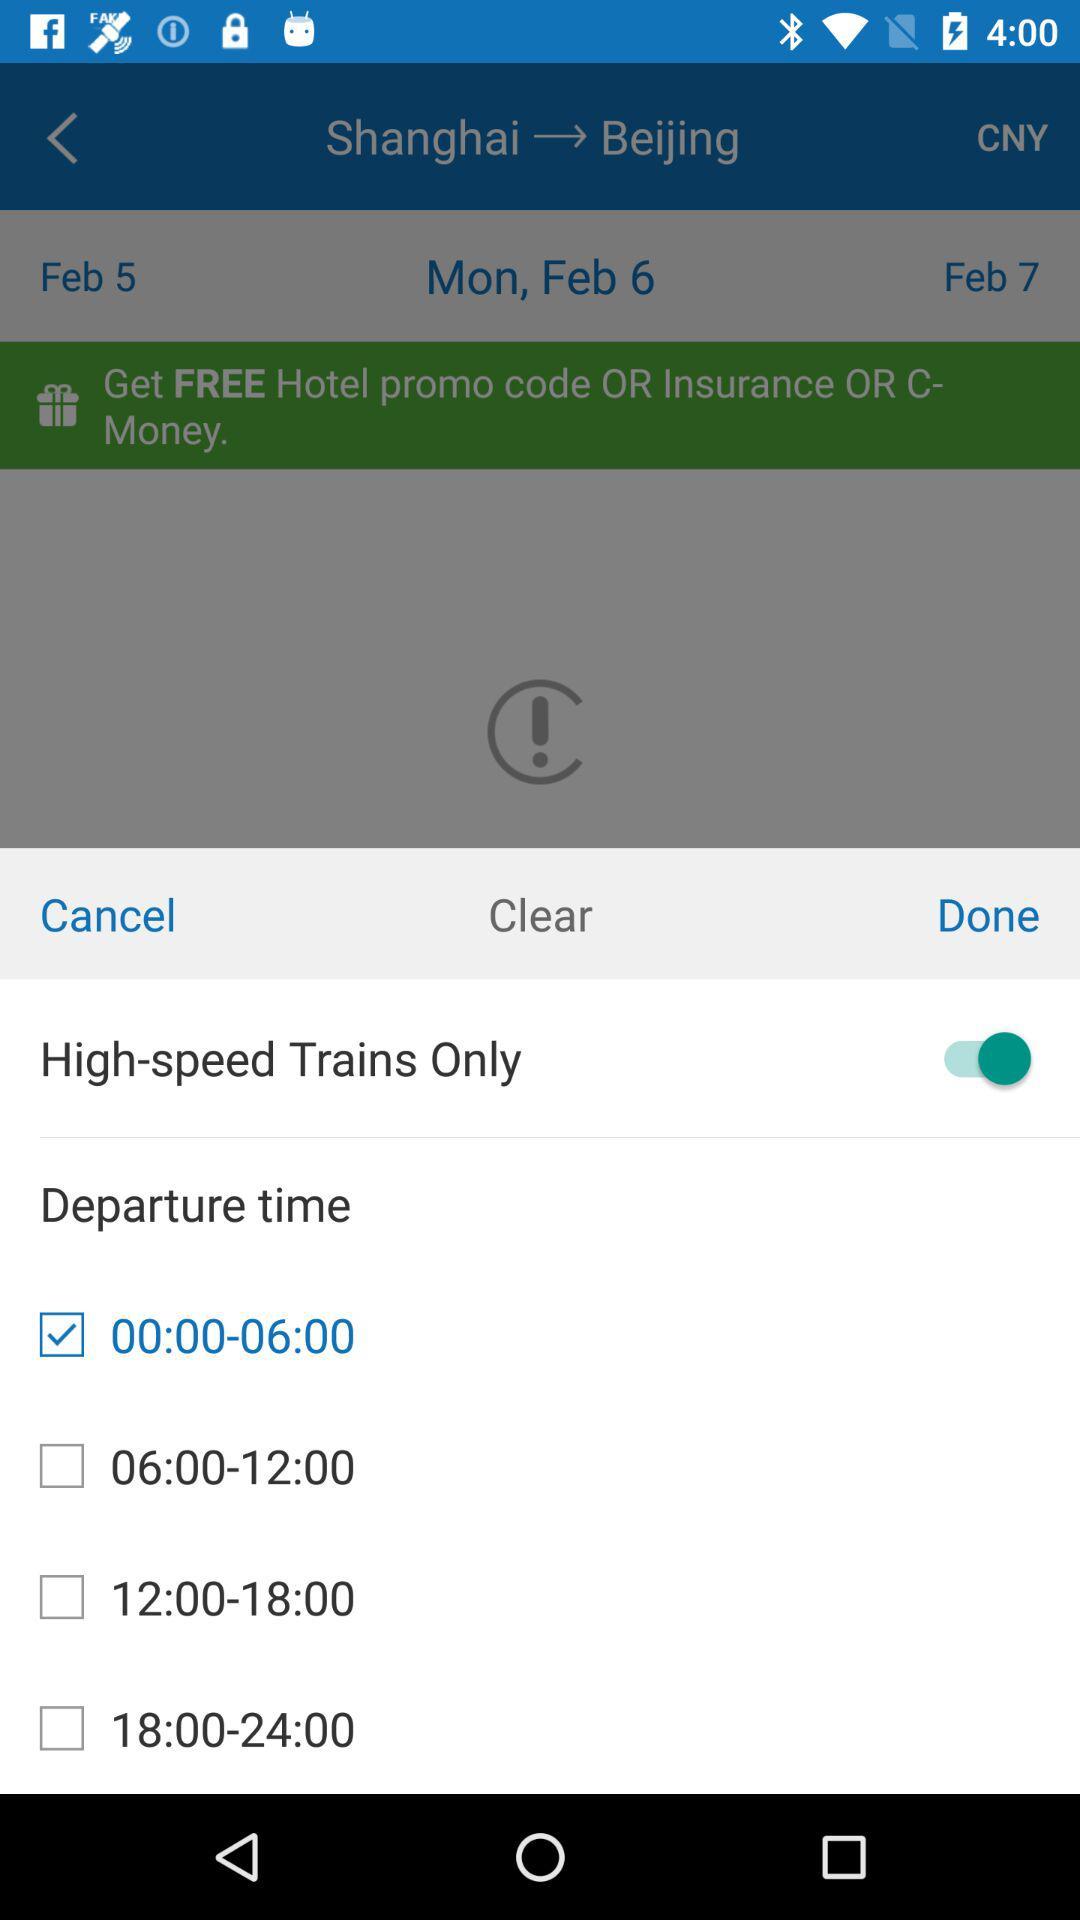  I want to click on cancel item, so click(180, 912).